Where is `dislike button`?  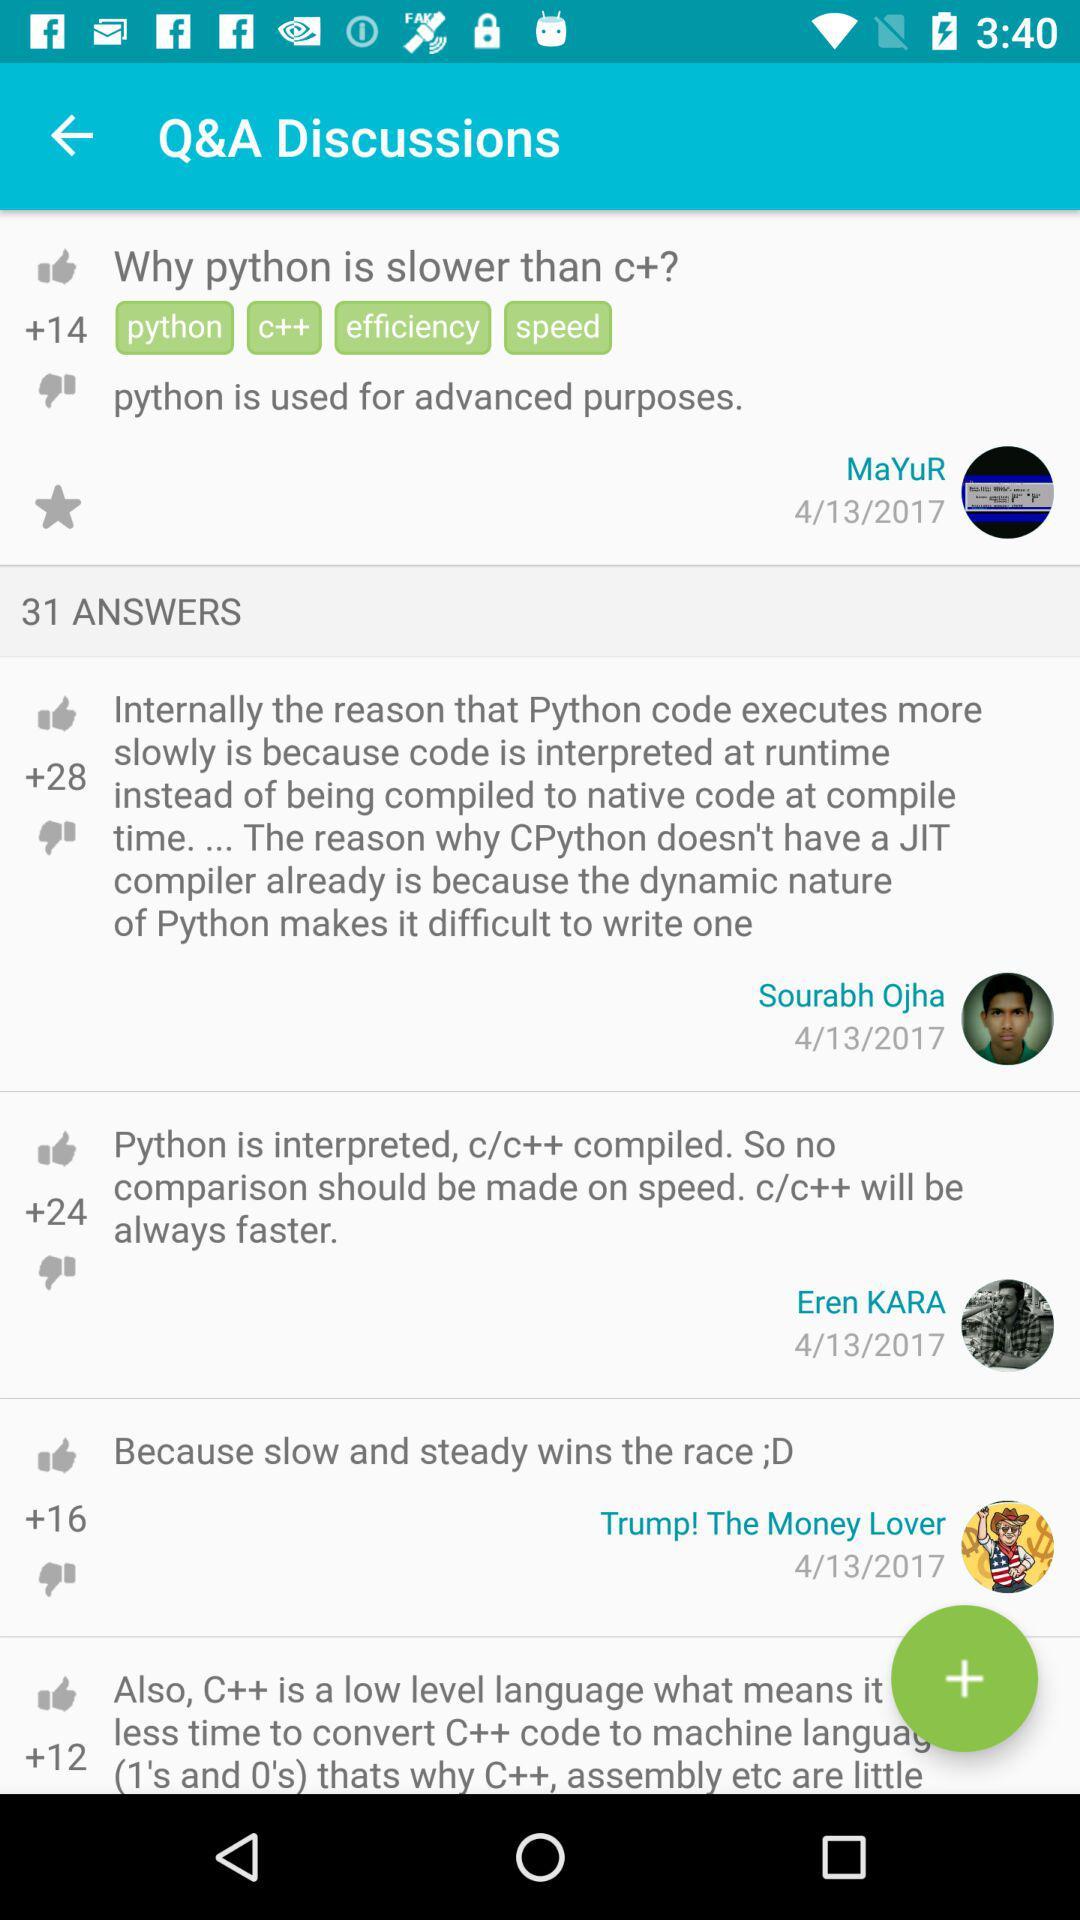 dislike button is located at coordinates (55, 1271).